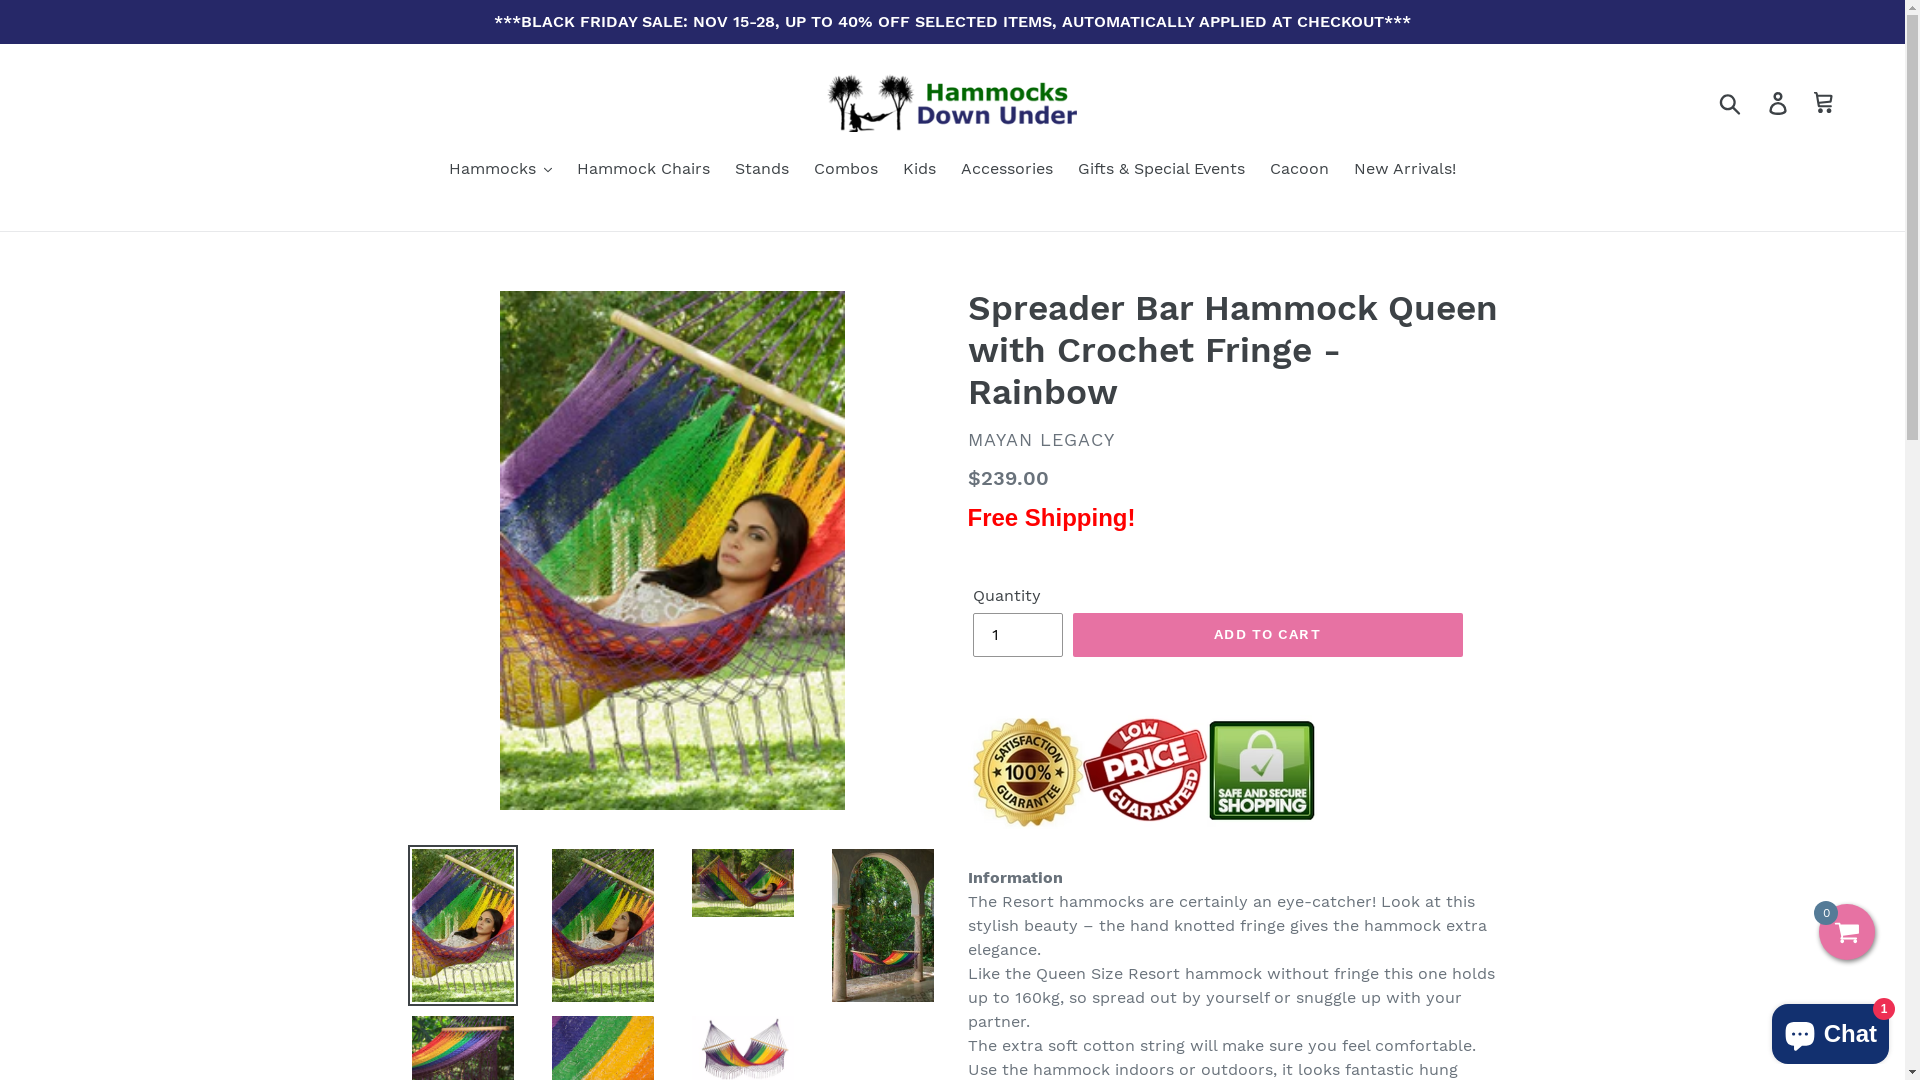 The width and height of the screenshot is (1920, 1080). What do you see at coordinates (1846, 932) in the screenshot?
I see `'0'` at bounding box center [1846, 932].